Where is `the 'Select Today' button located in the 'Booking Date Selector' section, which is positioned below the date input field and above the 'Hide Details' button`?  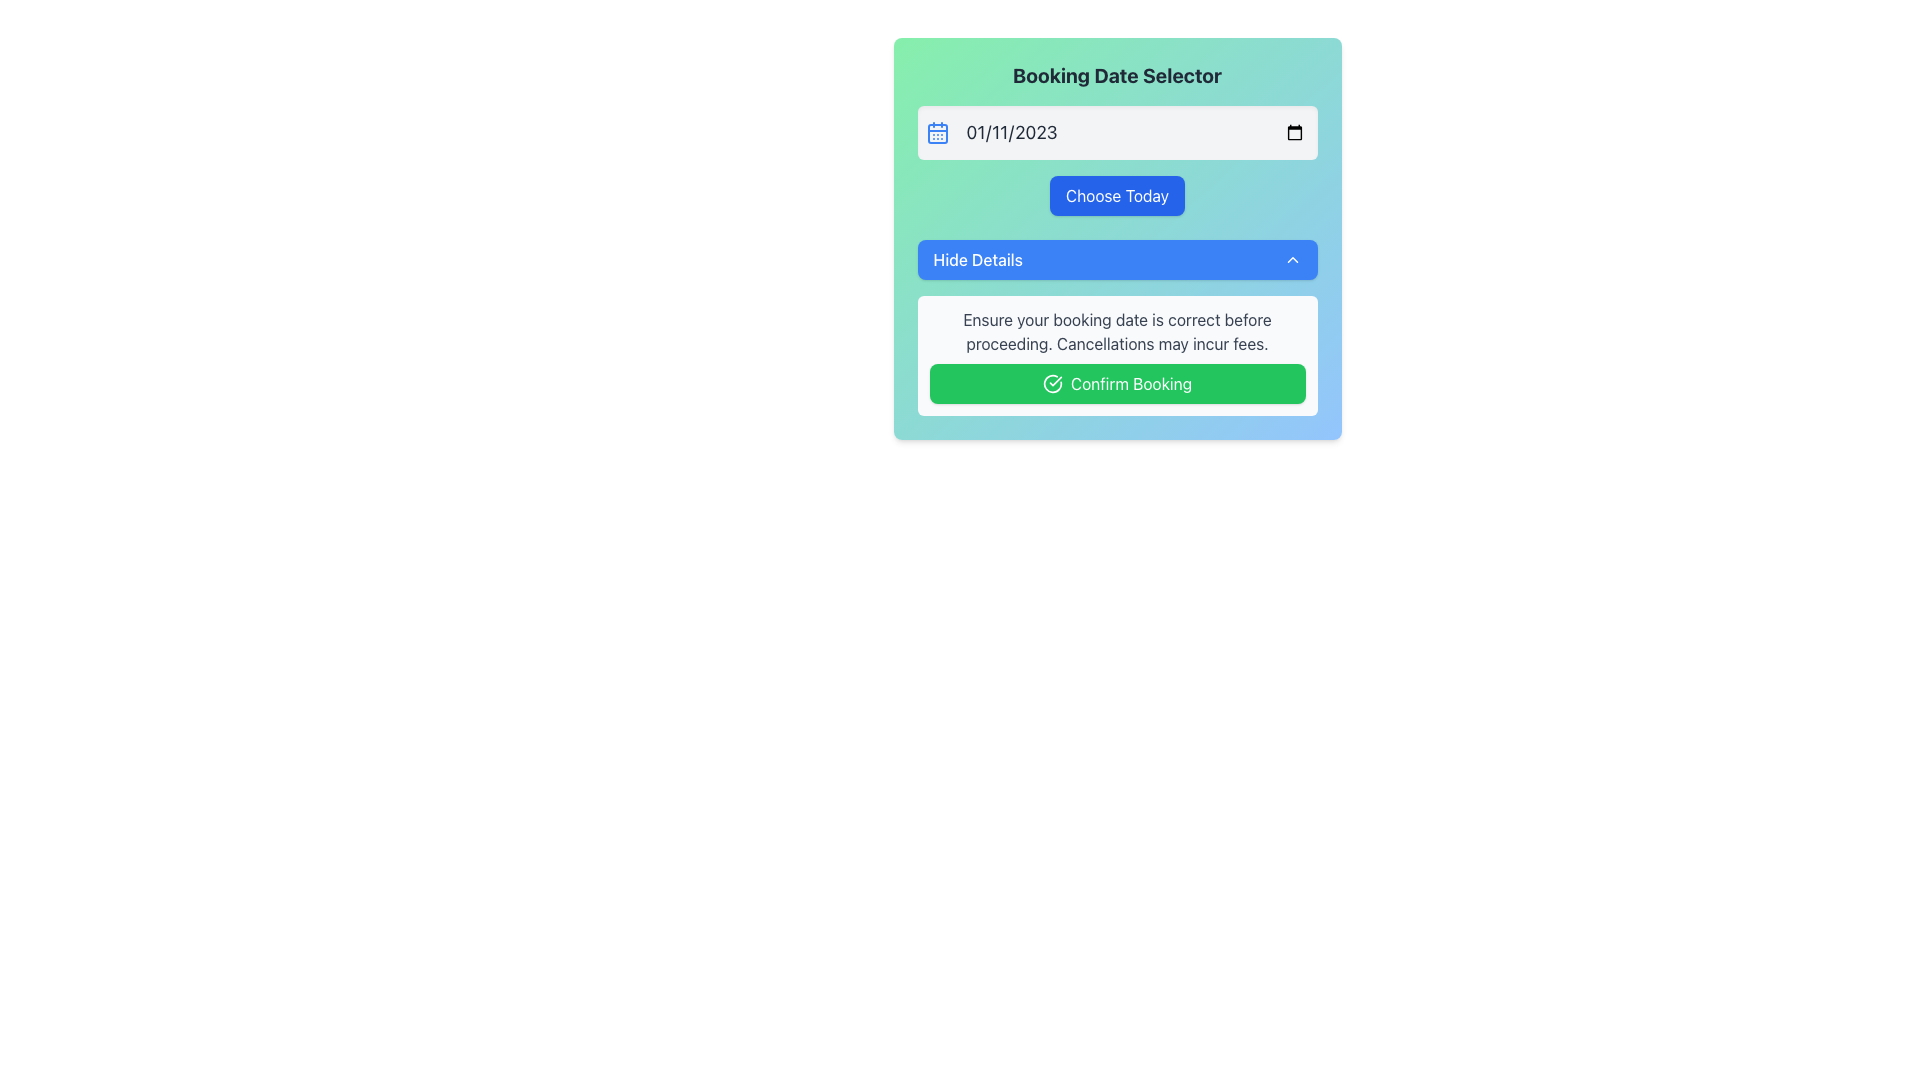
the 'Select Today' button located in the 'Booking Date Selector' section, which is positioned below the date input field and above the 'Hide Details' button is located at coordinates (1116, 196).